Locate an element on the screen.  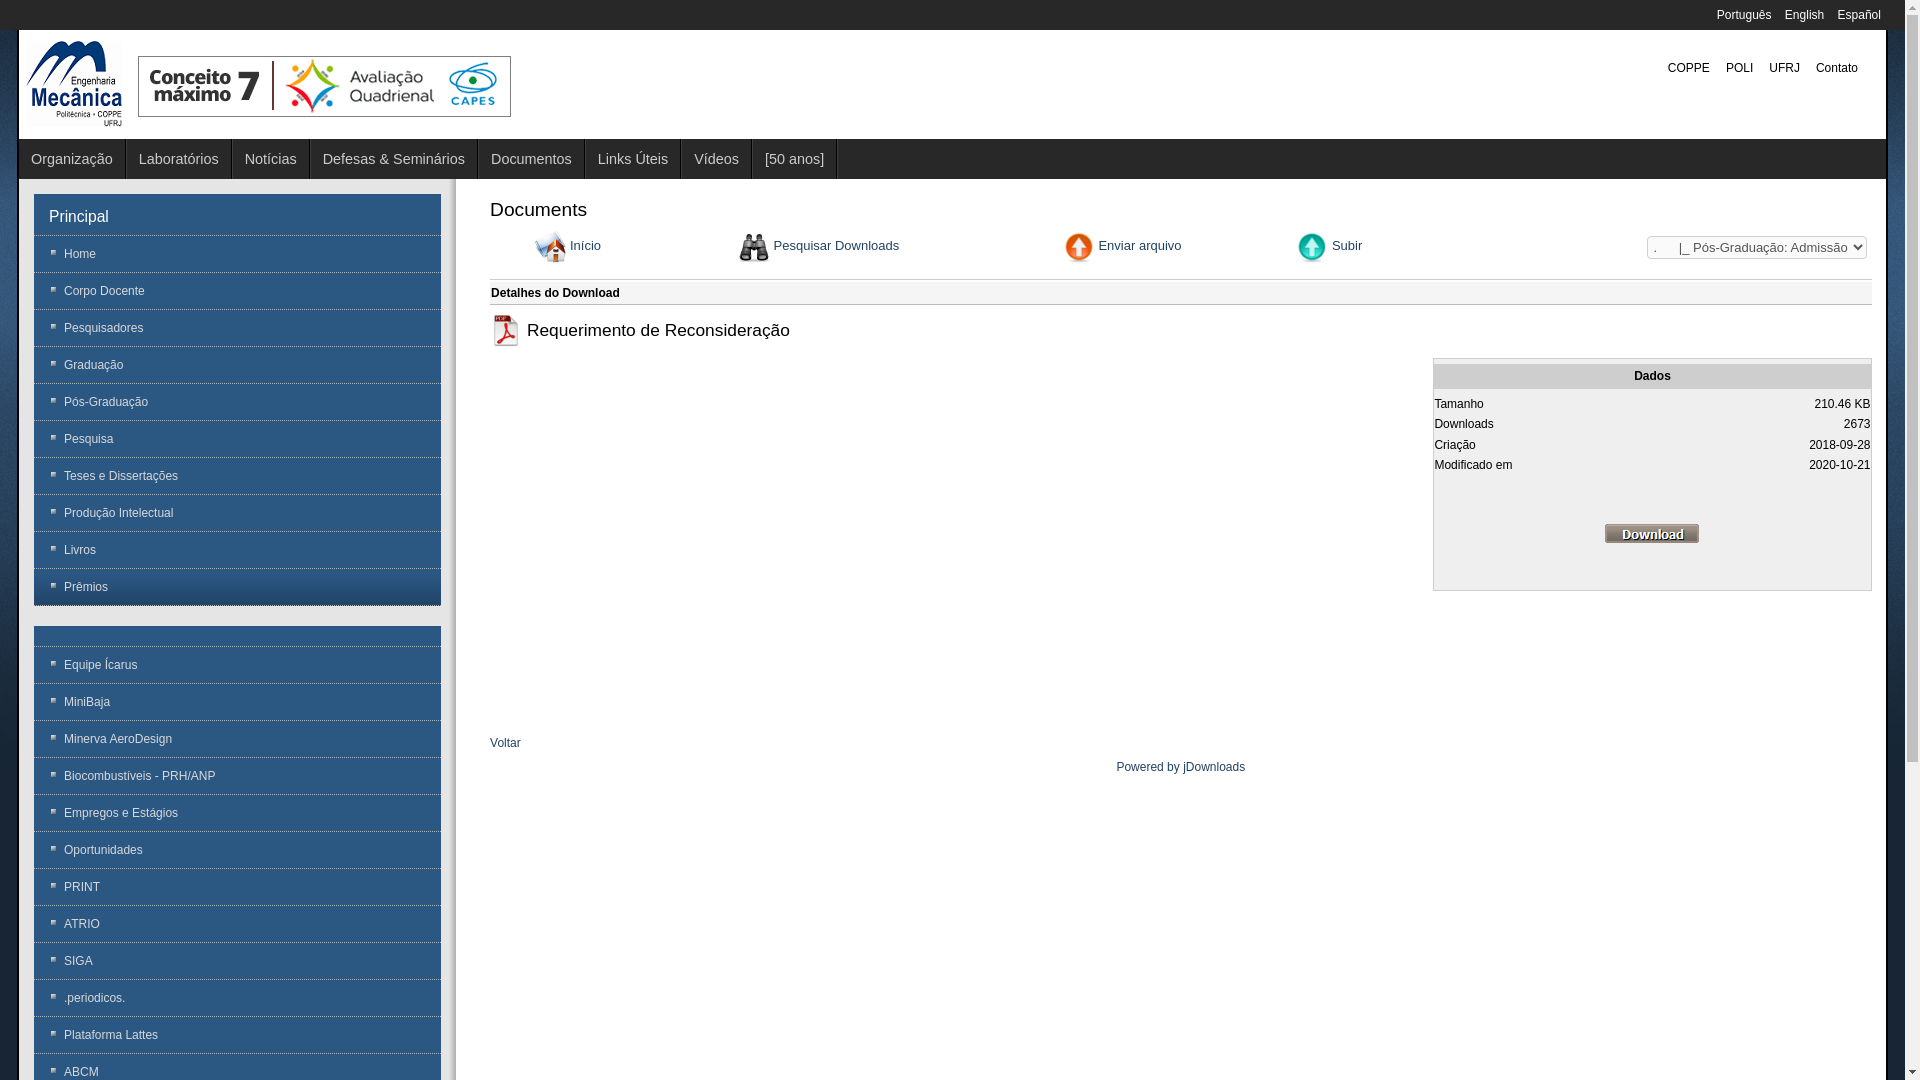
'Pesquisar Downloads' is located at coordinates (836, 245).